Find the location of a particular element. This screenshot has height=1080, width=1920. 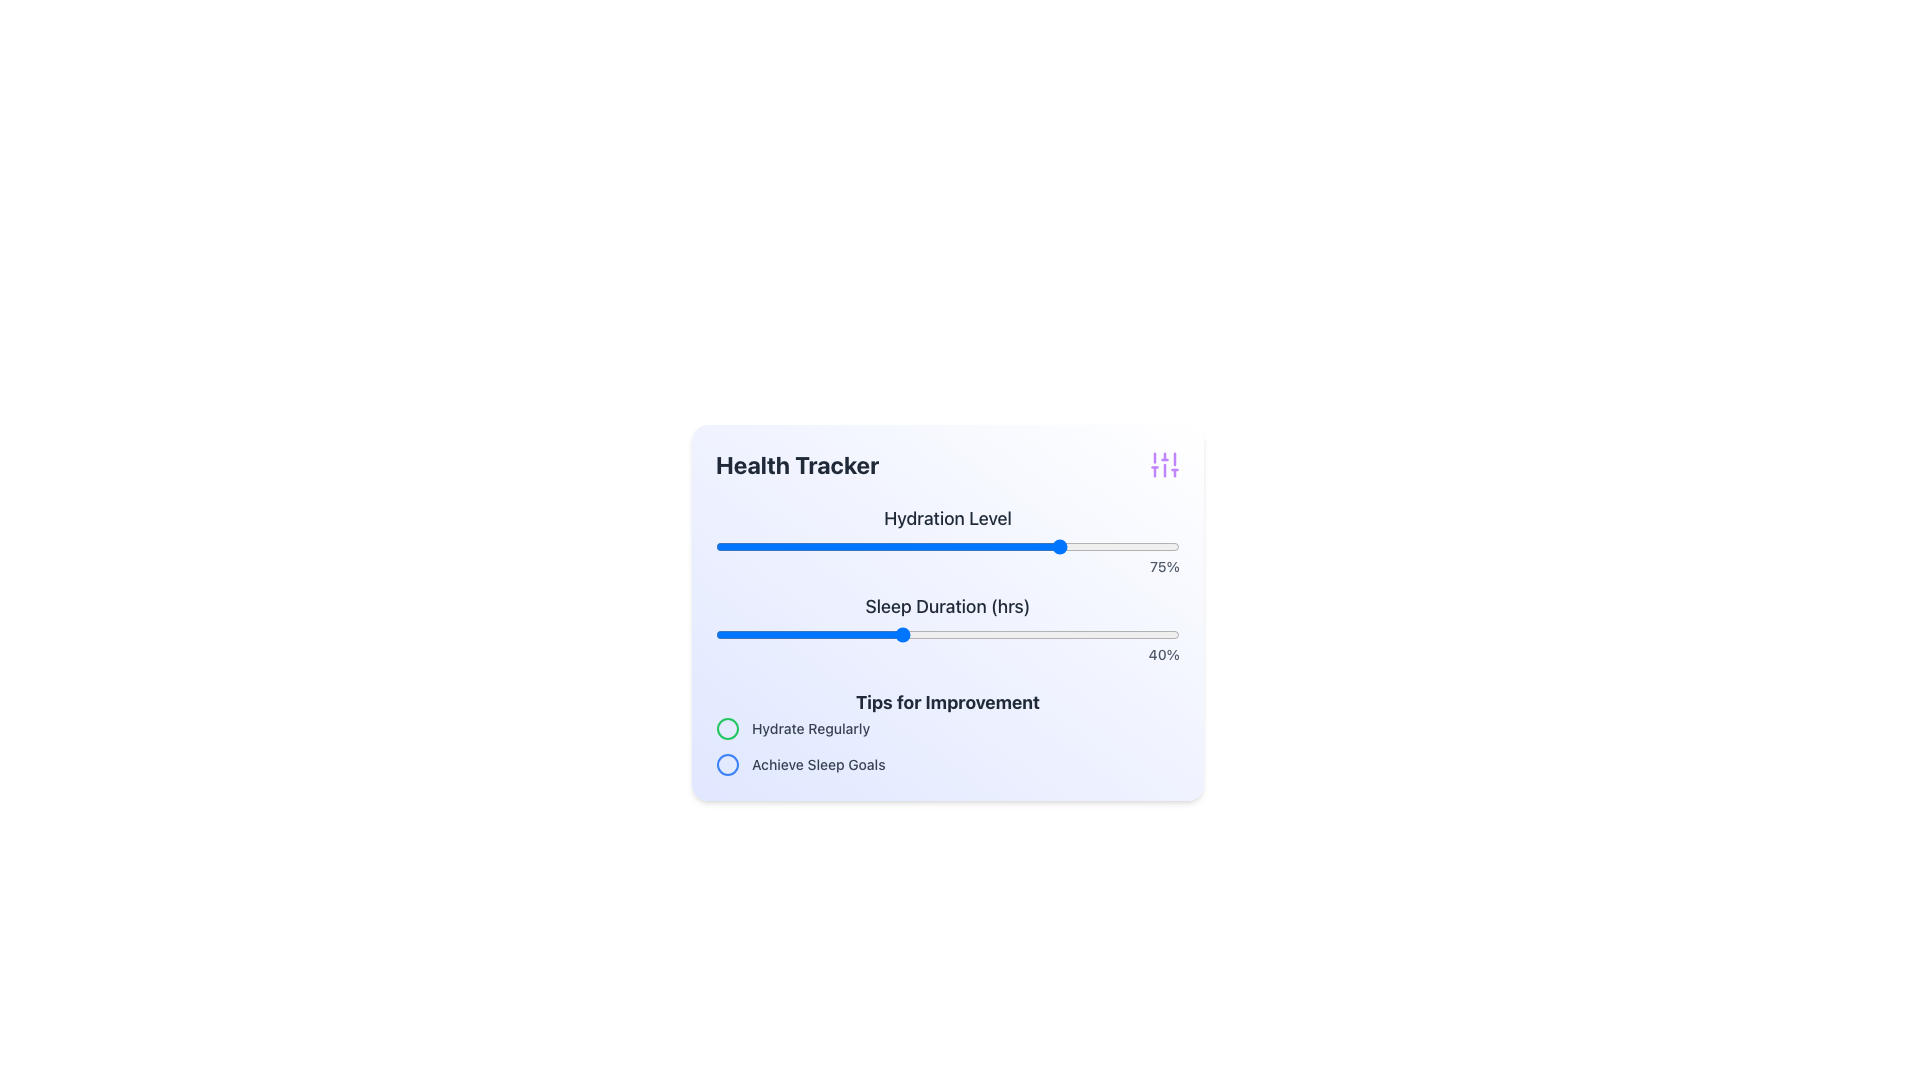

the text label displaying 'Achieve Sleep Goals', which is styled in medium-sized gray font and located next to a blue circular icon in the 'Tips for Improvement' section is located at coordinates (818, 764).